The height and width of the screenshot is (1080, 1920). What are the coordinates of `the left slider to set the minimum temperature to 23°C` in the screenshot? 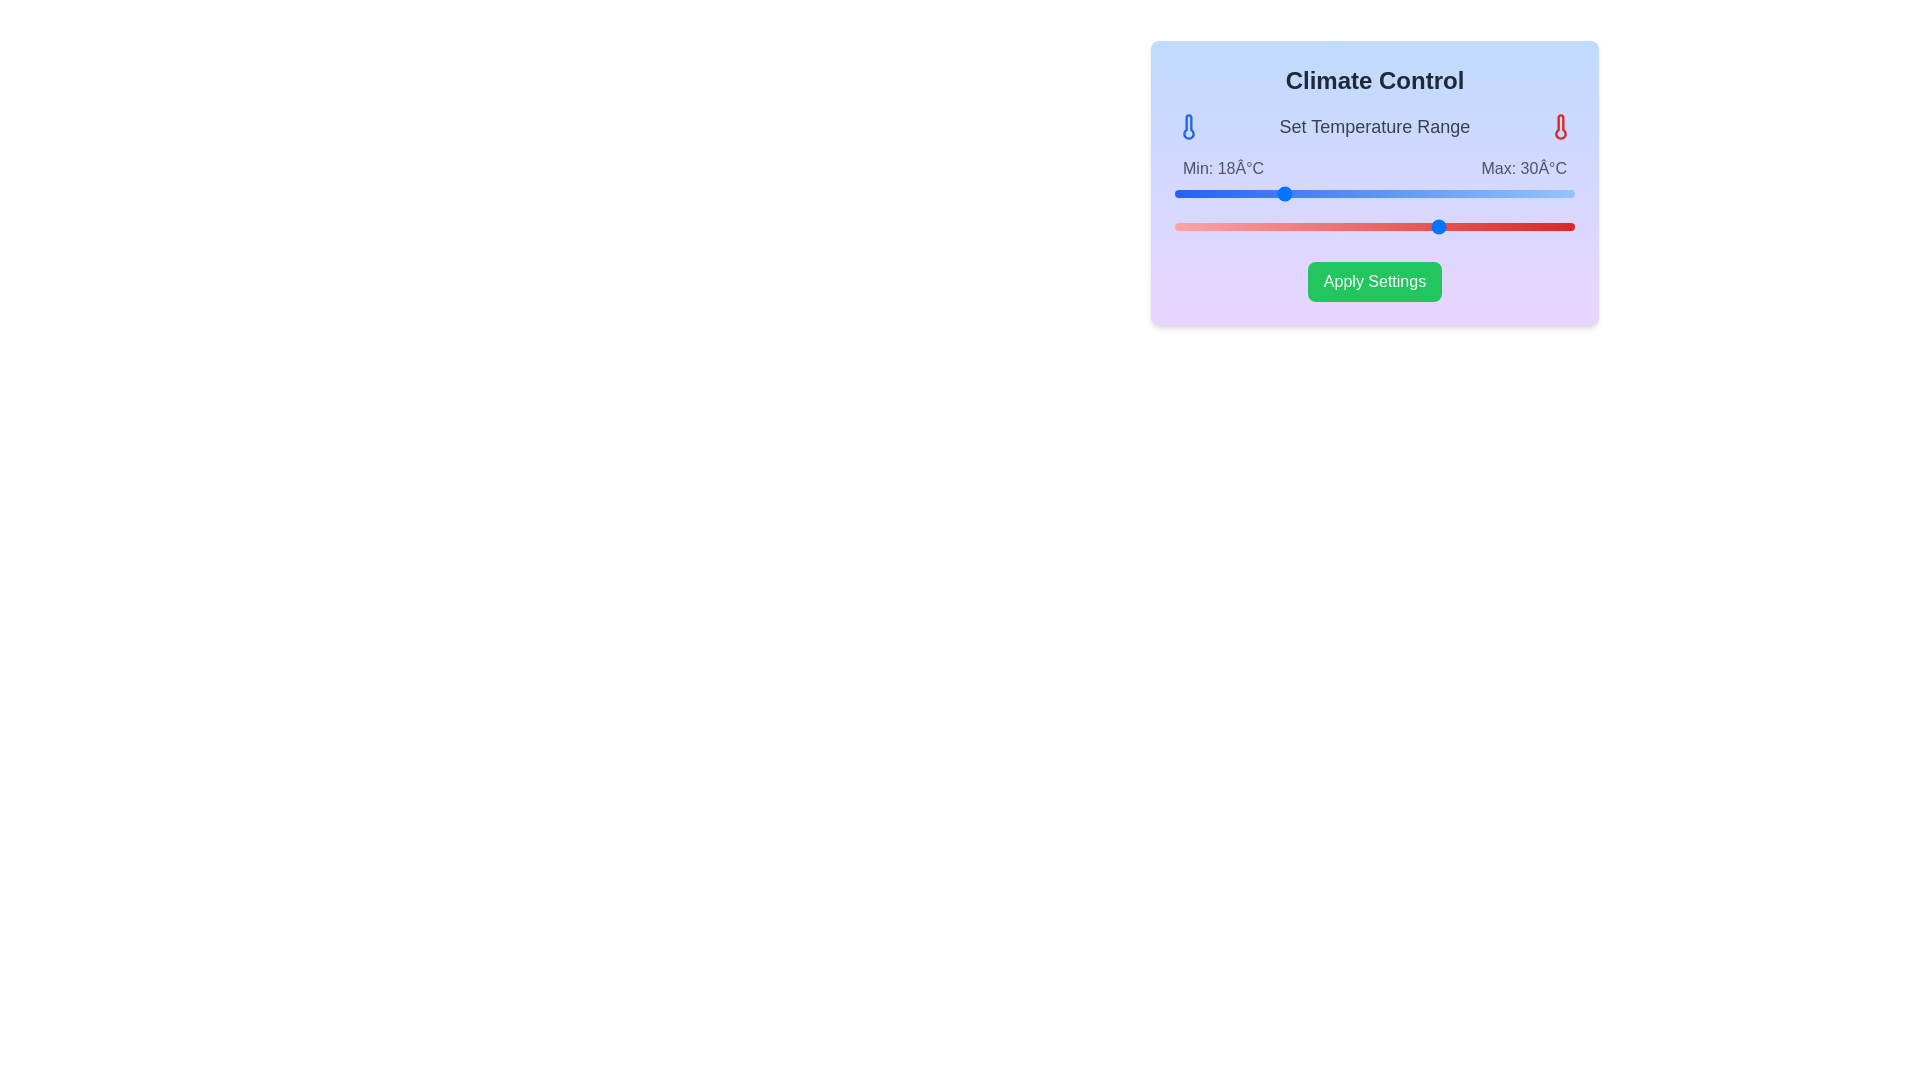 It's located at (1348, 193).